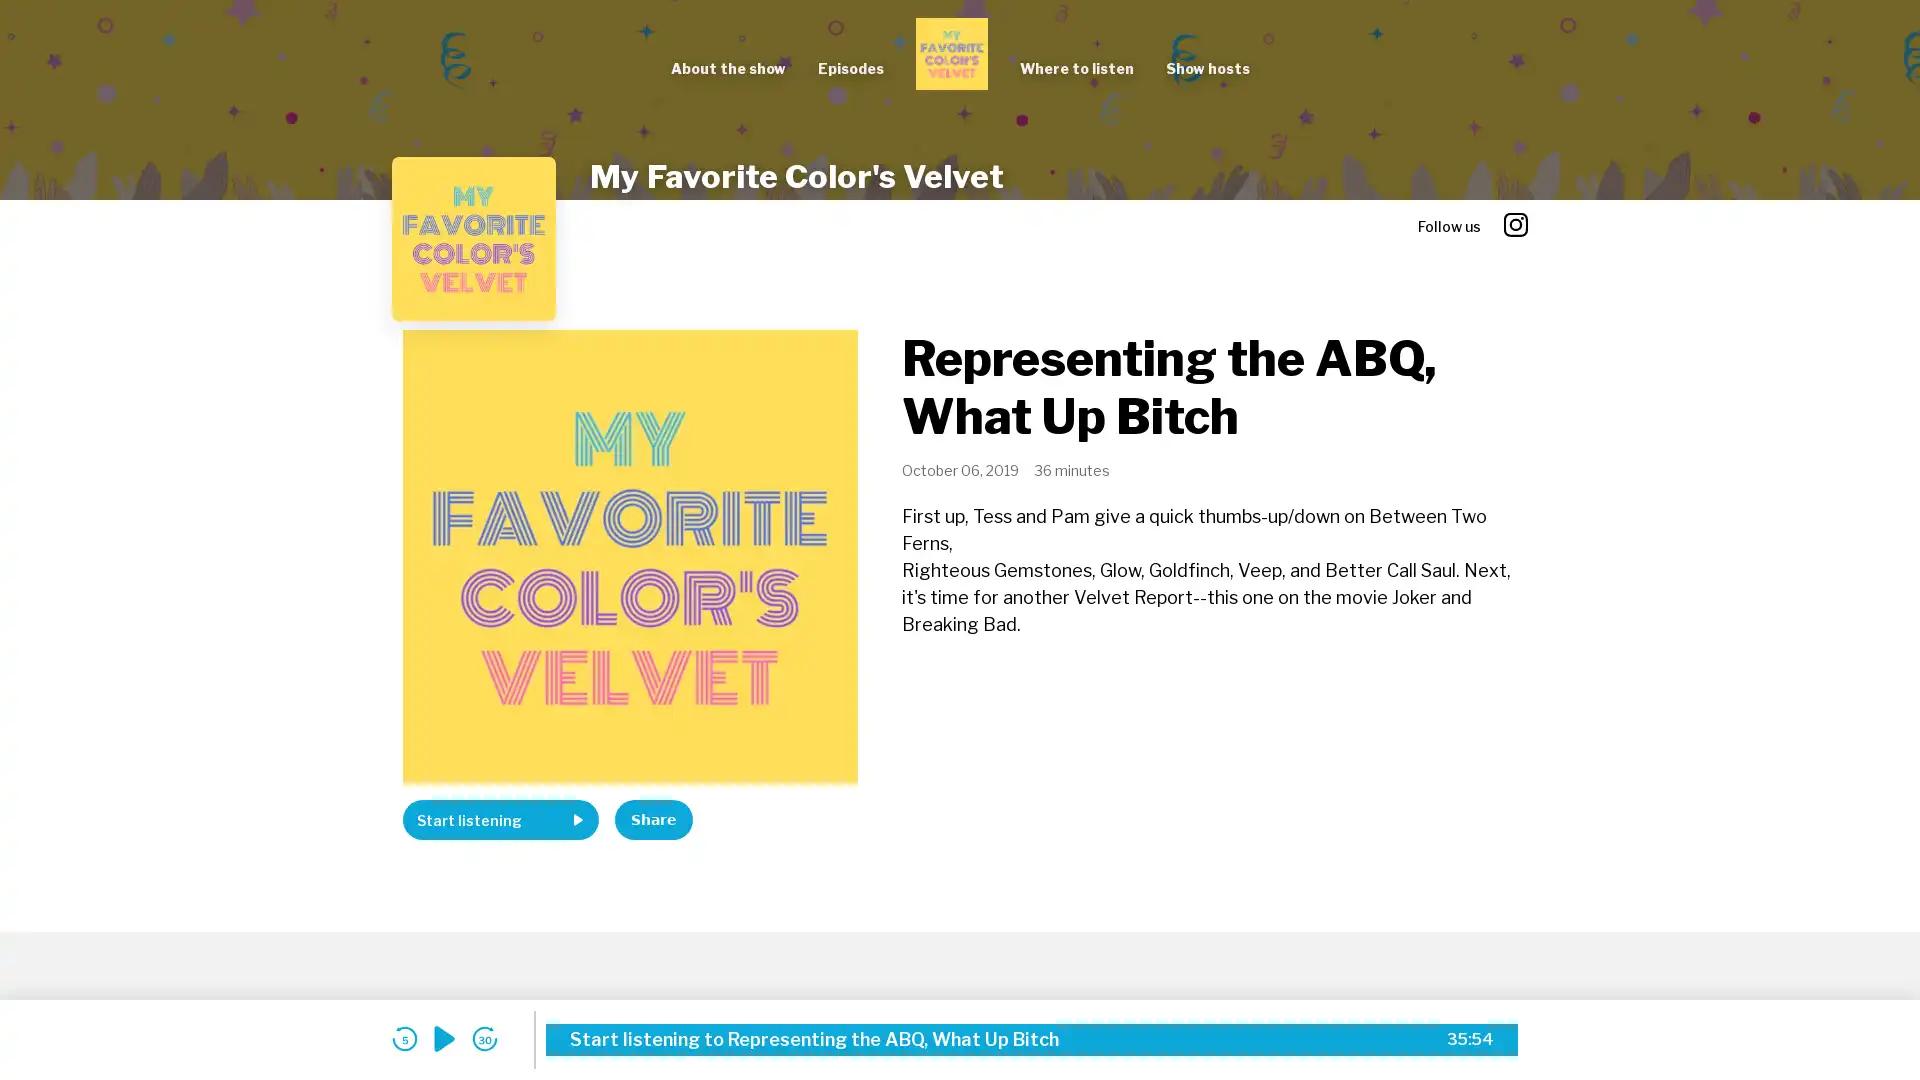 The width and height of the screenshot is (1920, 1080). Describe the element at coordinates (444, 1038) in the screenshot. I see `play audio` at that location.